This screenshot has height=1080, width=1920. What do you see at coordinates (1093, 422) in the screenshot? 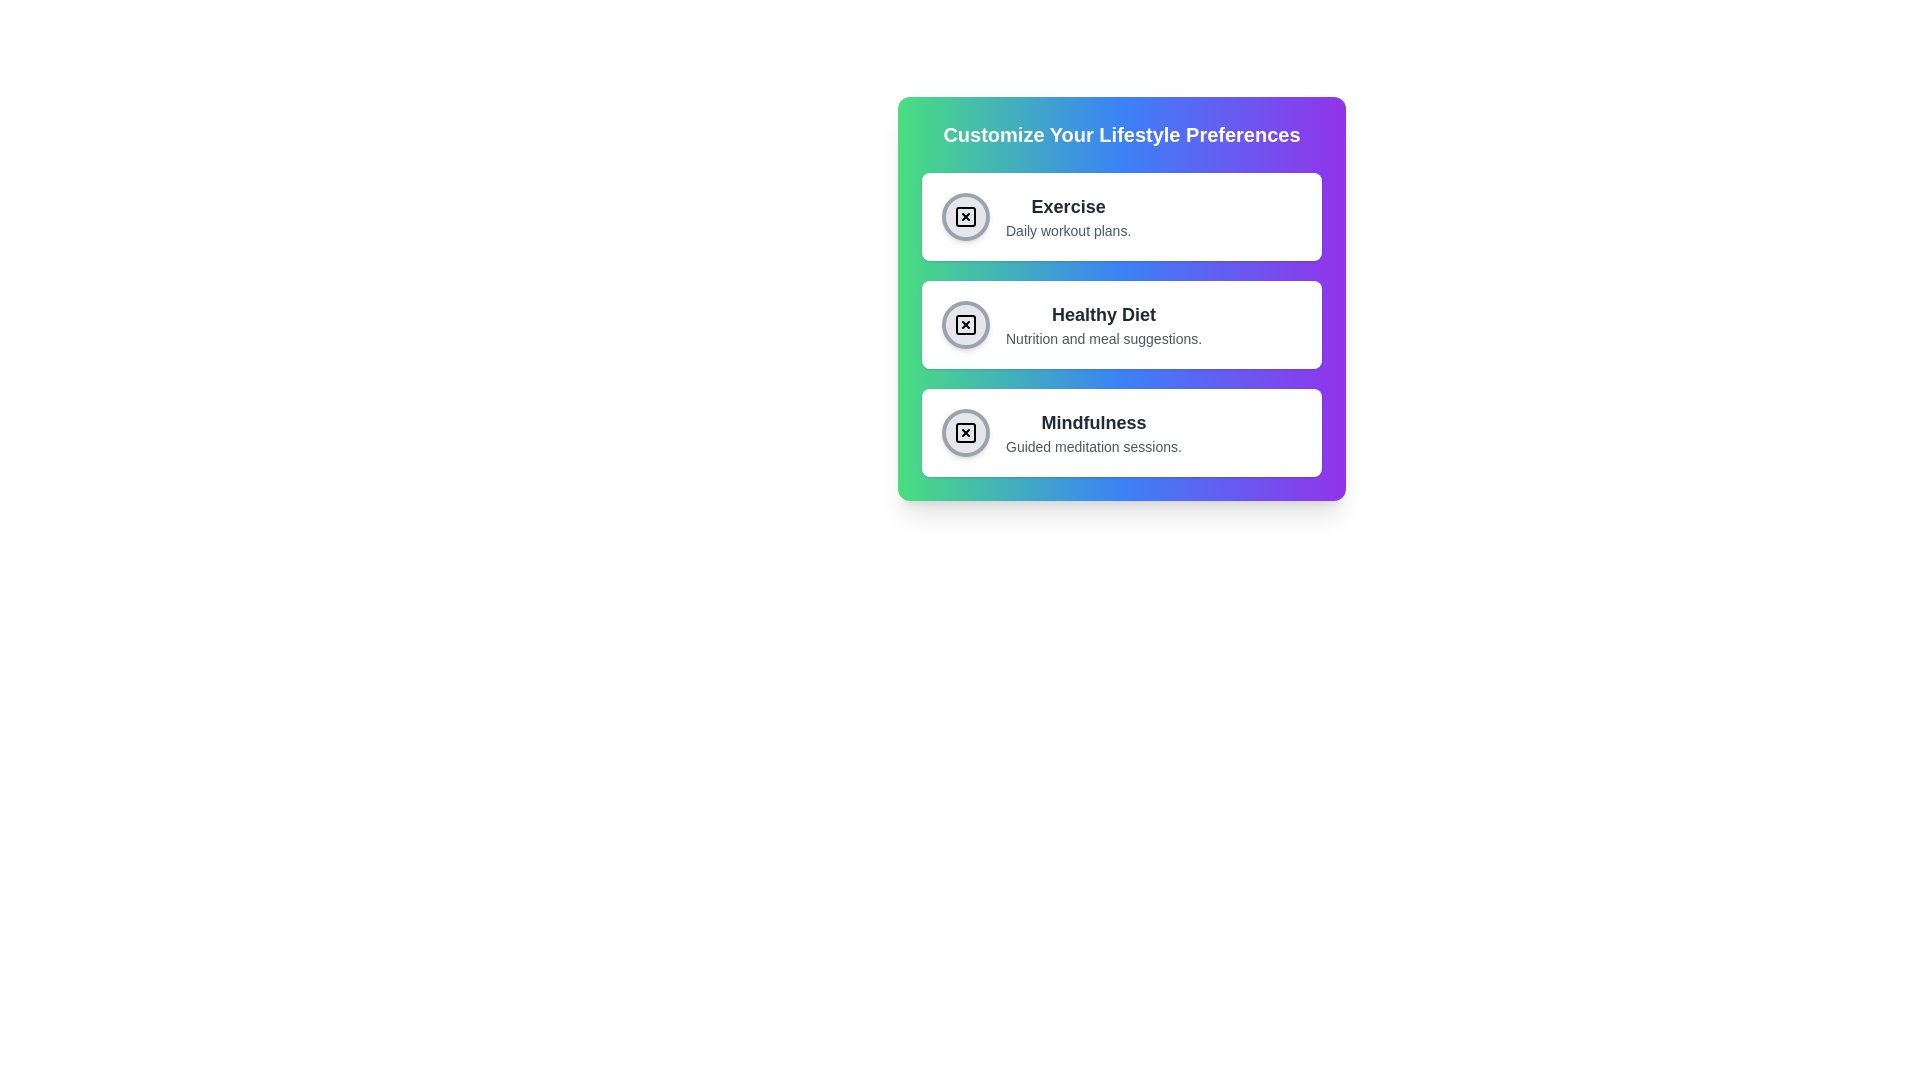
I see `the 'Mindfulness' section title Text Label, which is located in the third box of a vertically stacked list, directly above the descriptive text 'Guided meditation sessions.'` at bounding box center [1093, 422].